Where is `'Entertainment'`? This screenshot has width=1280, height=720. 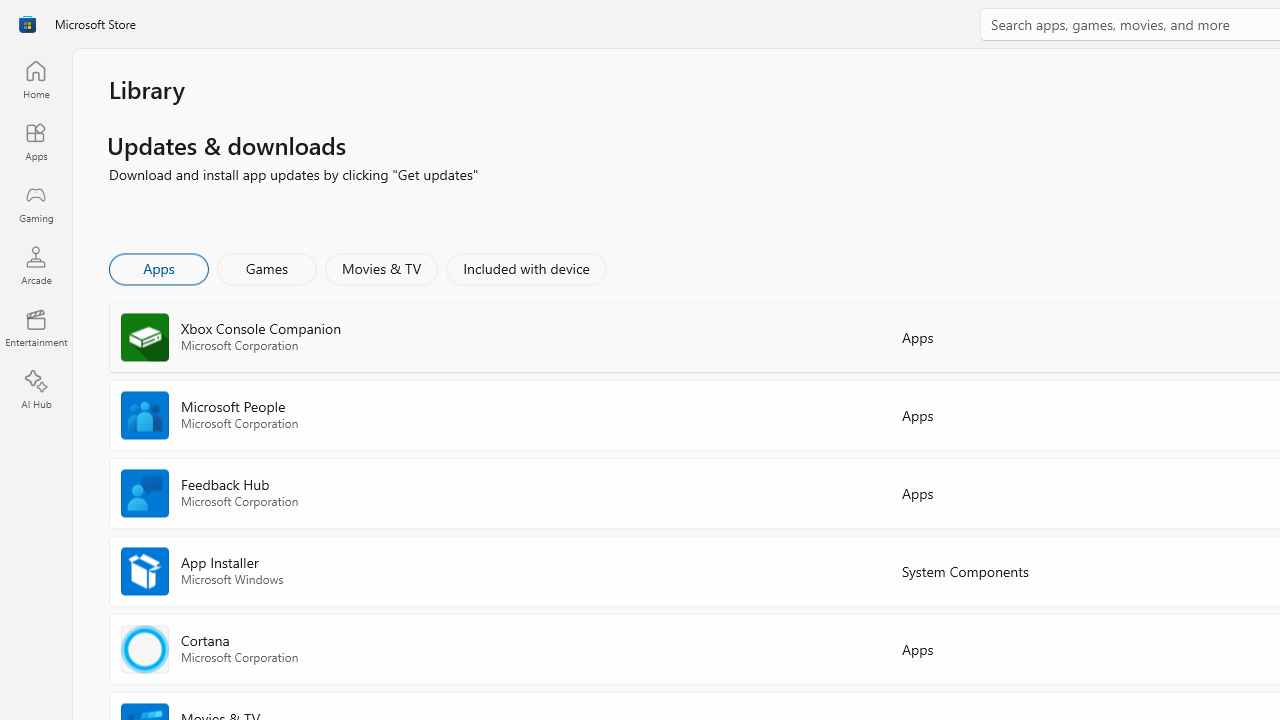
'Entertainment' is located at coordinates (35, 326).